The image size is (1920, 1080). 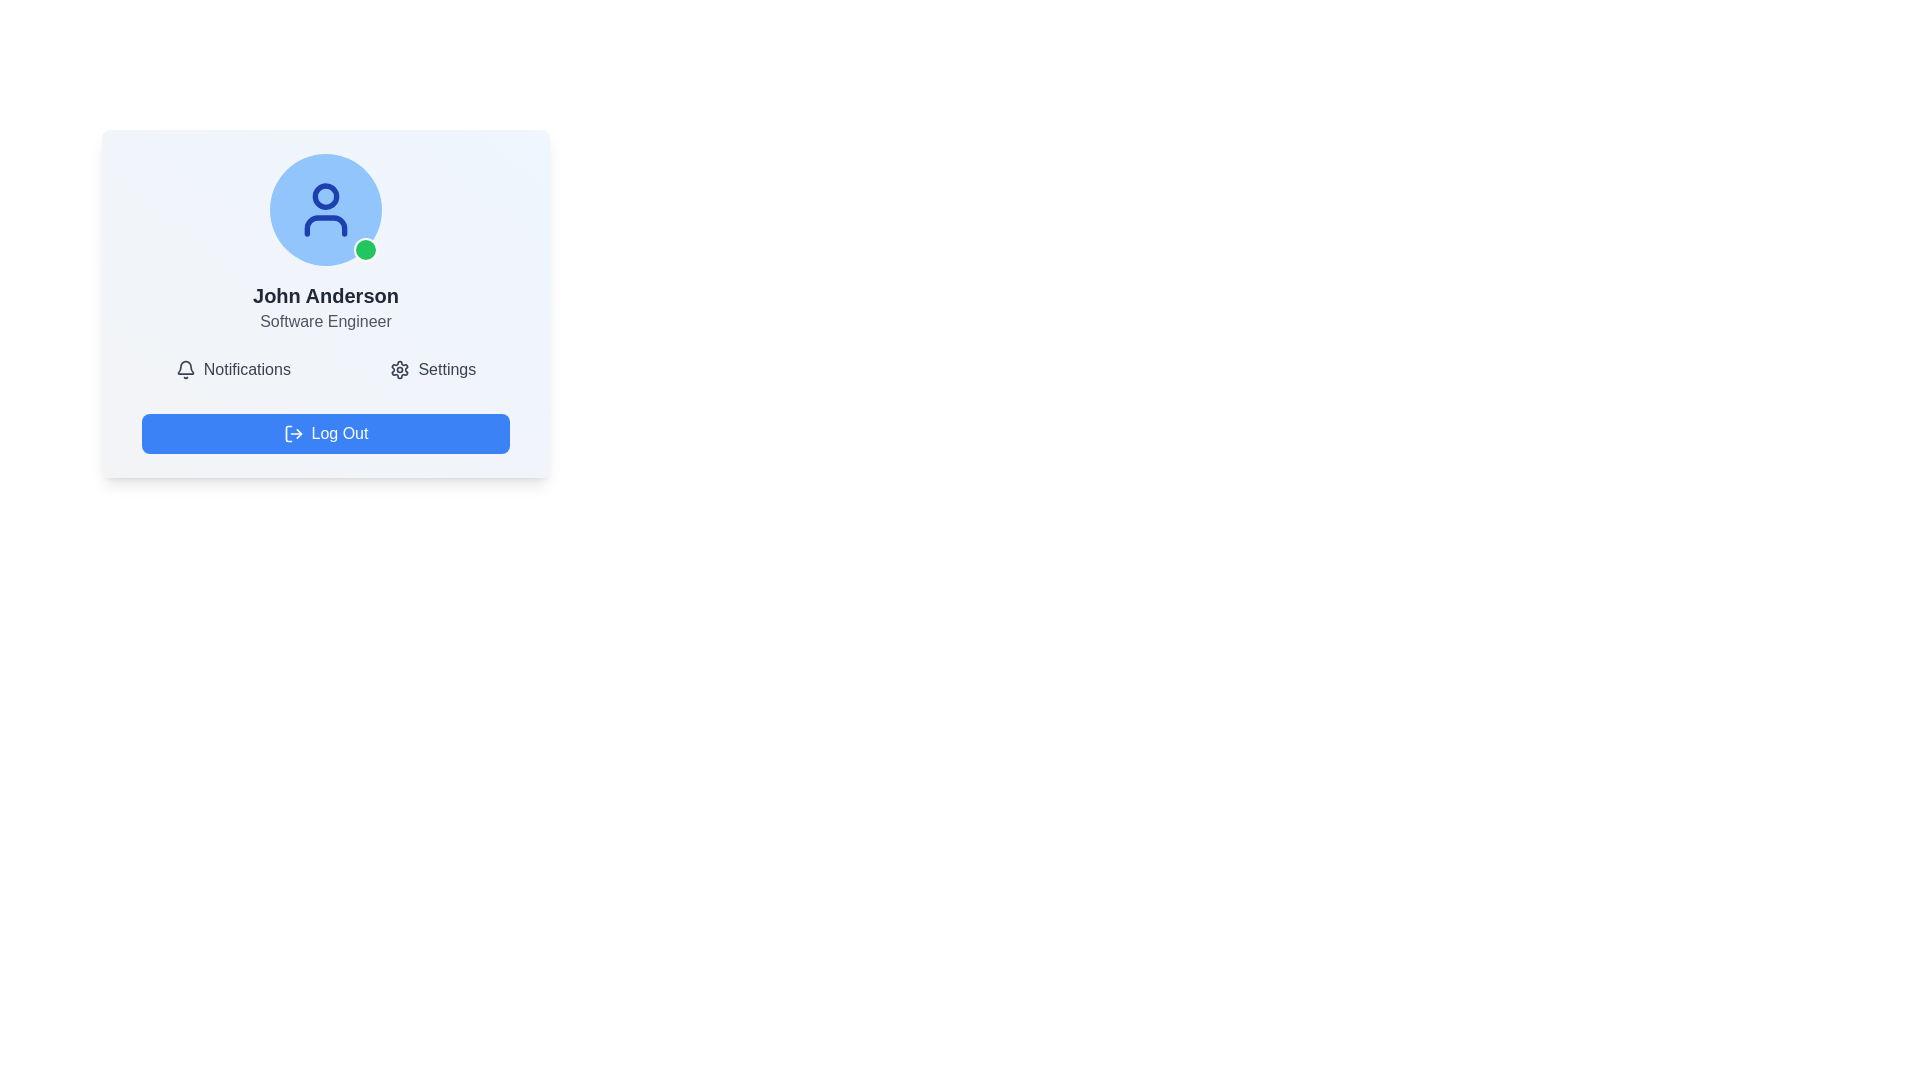 What do you see at coordinates (446, 370) in the screenshot?
I see `the 'Settings' semantic label, which is displayed in bold dark gray font, located next to the gear icon` at bounding box center [446, 370].